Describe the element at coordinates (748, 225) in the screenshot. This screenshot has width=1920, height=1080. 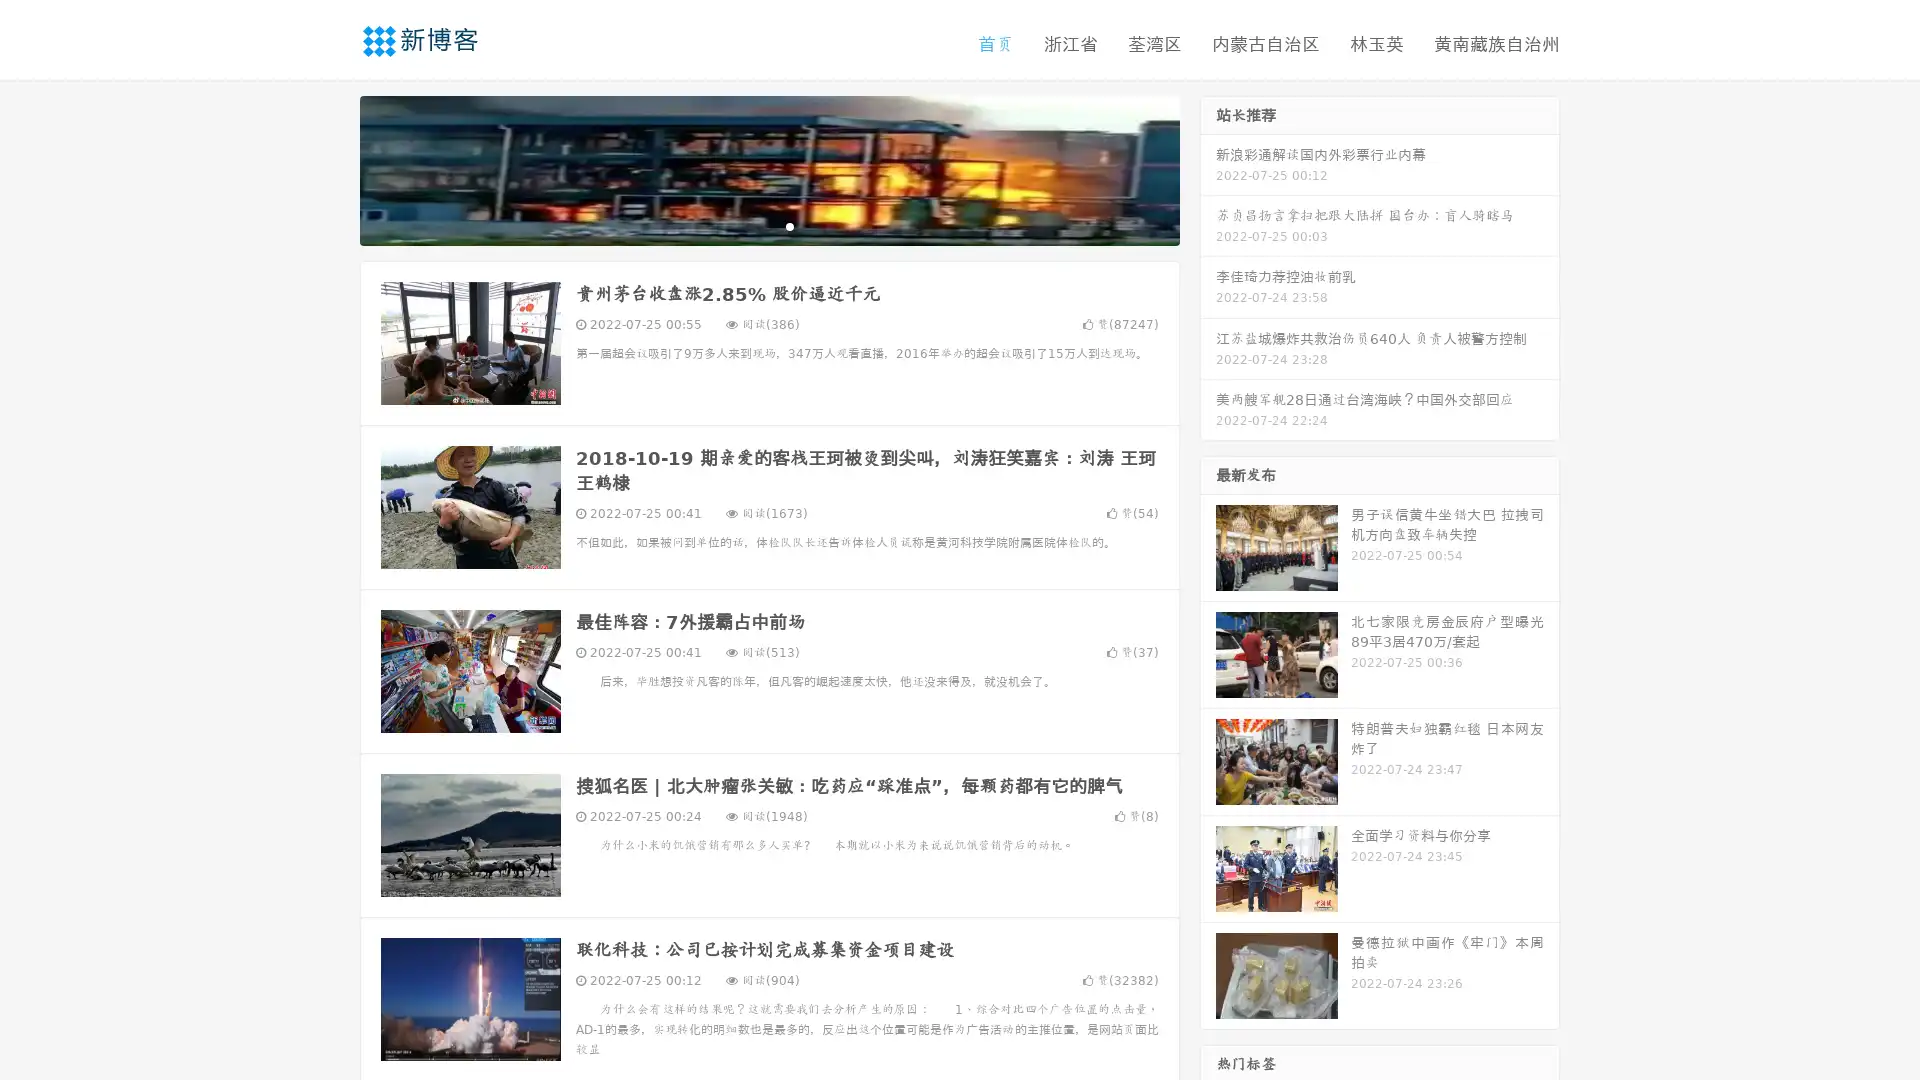
I see `Go to slide 1` at that location.